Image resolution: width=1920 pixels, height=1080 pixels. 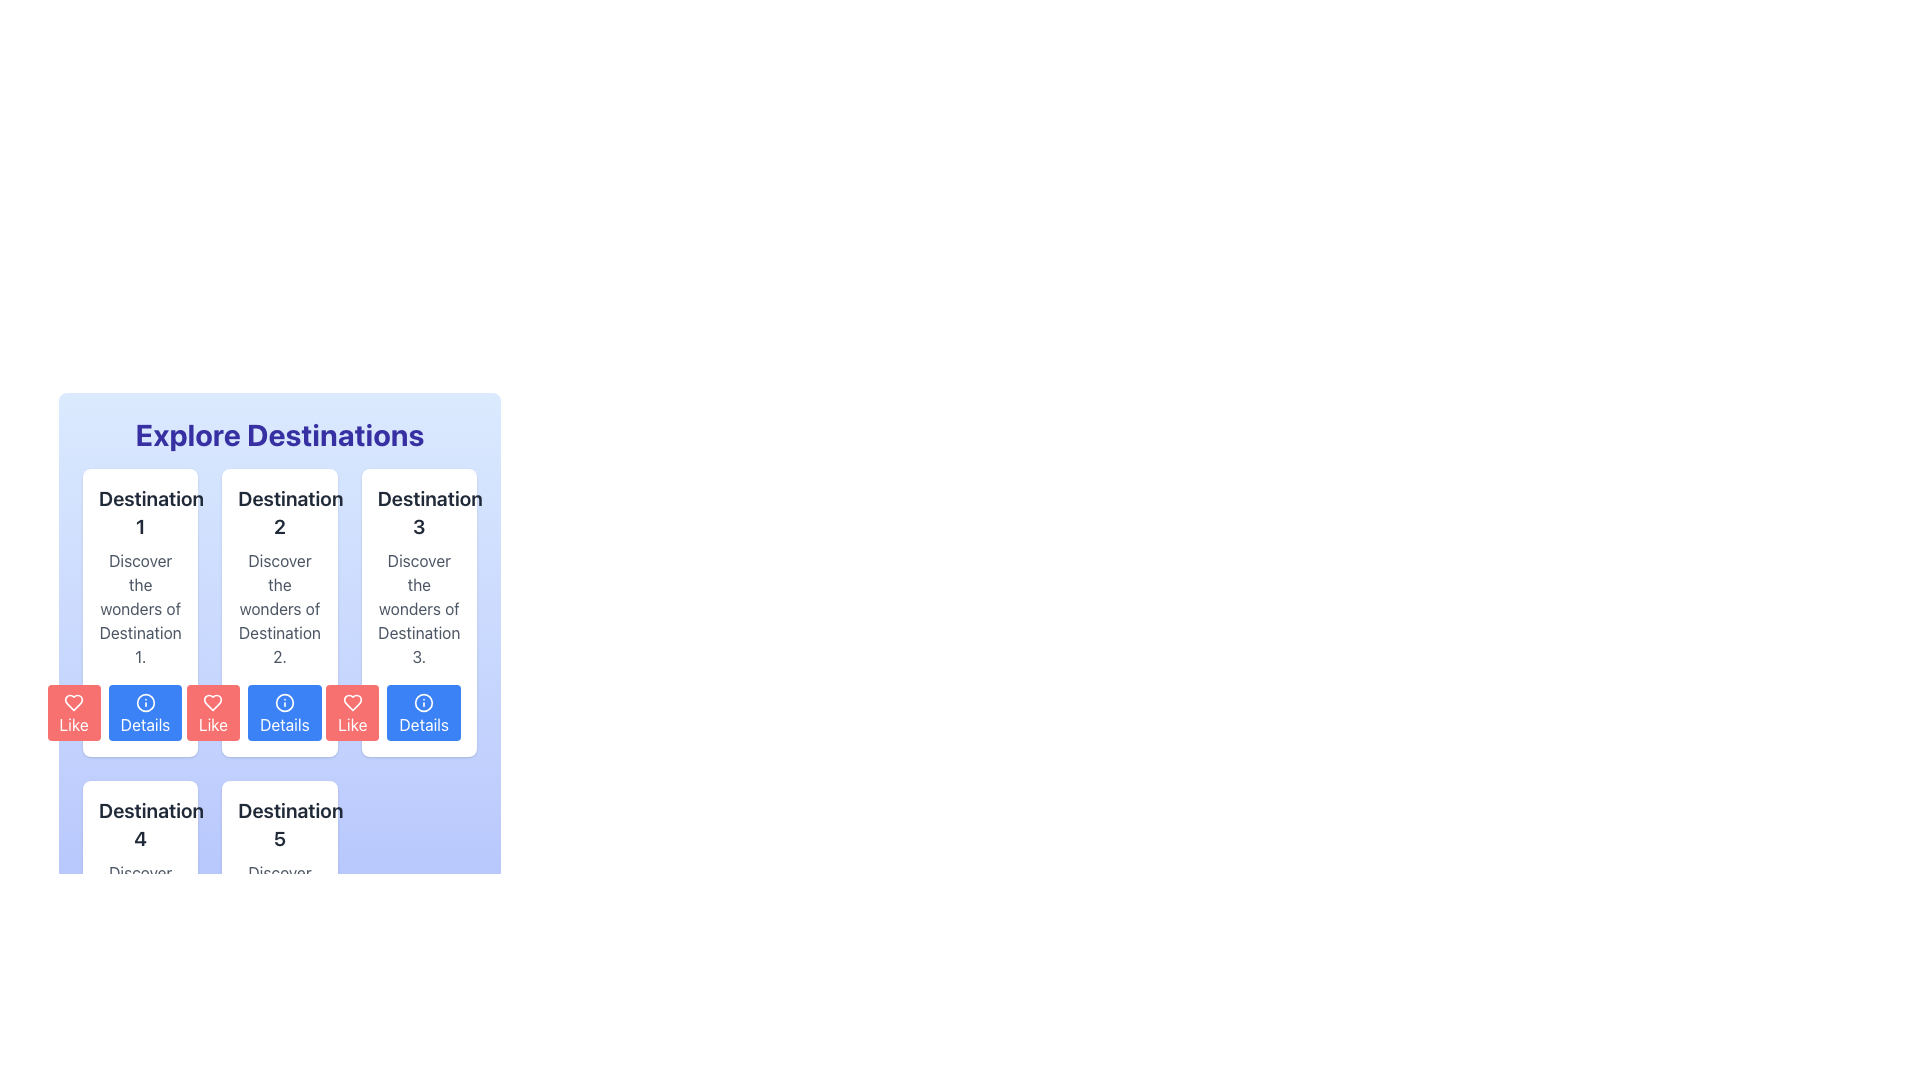 What do you see at coordinates (352, 701) in the screenshot?
I see `the red heart-shaped icon within the button below the card labeled 'Destination 3' to like or favorite the destination` at bounding box center [352, 701].